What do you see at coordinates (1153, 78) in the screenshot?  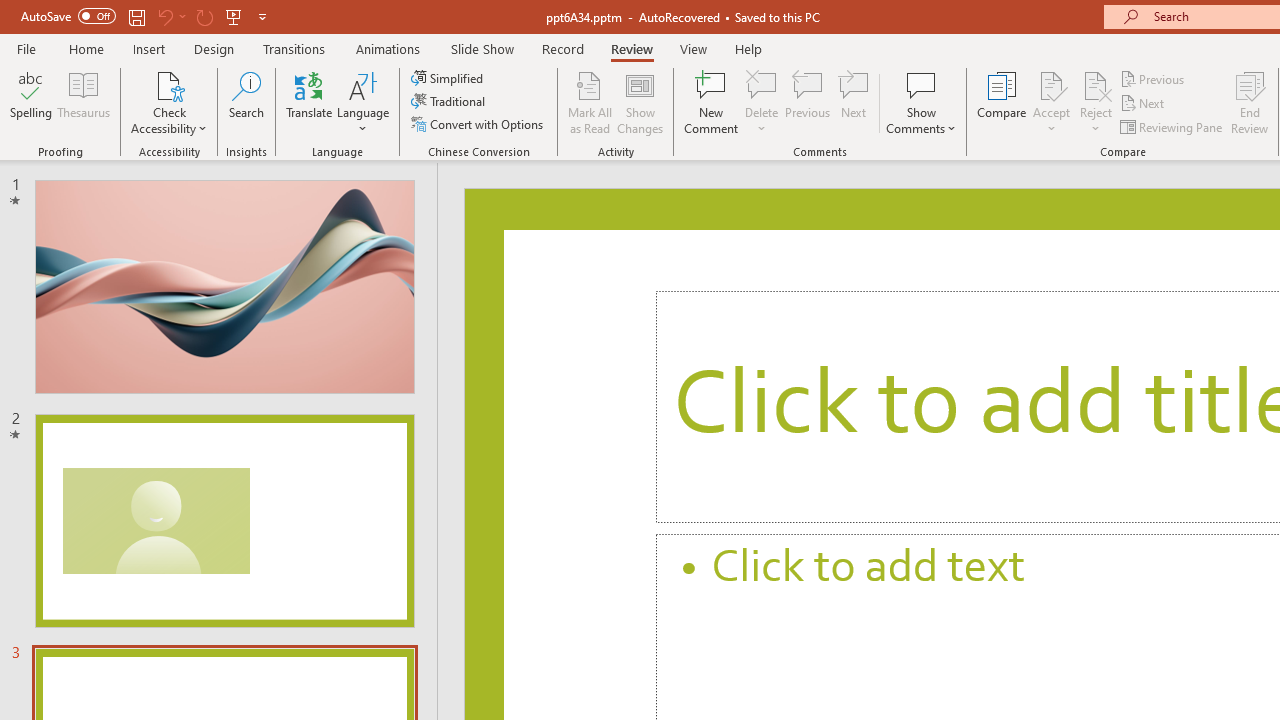 I see `'Previous'` at bounding box center [1153, 78].